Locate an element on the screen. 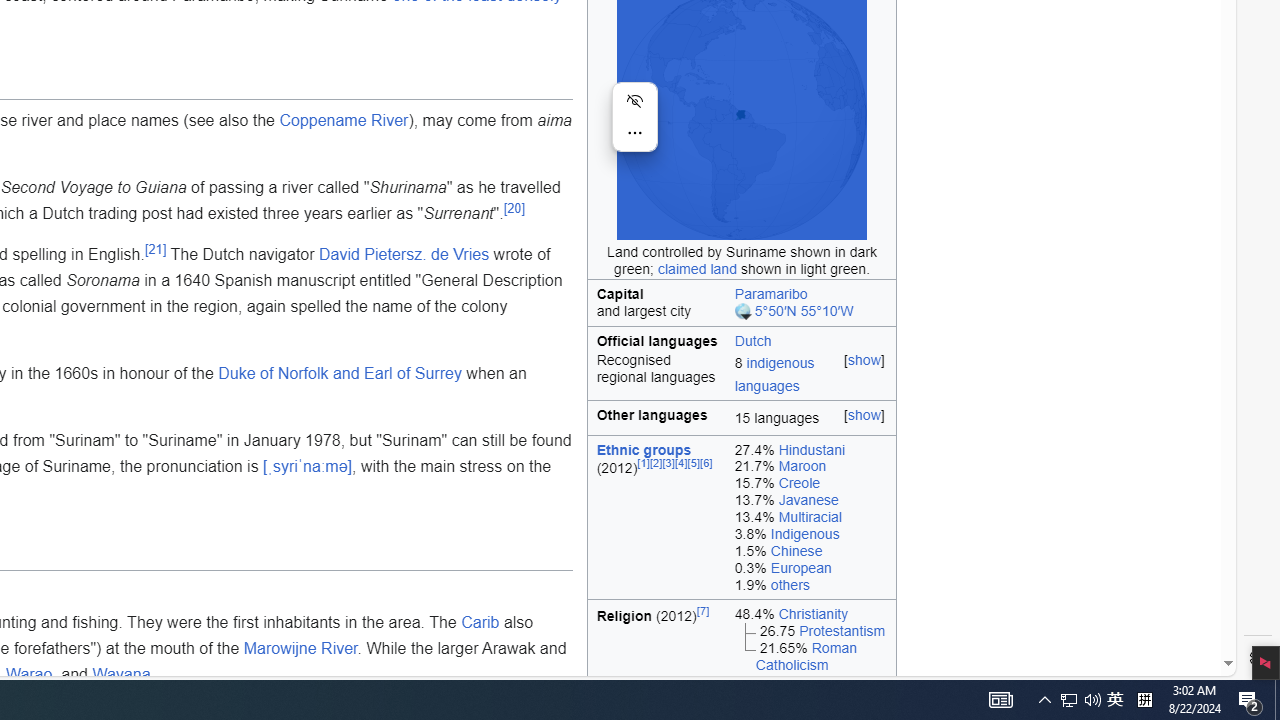  'Dutch' is located at coordinates (751, 339).